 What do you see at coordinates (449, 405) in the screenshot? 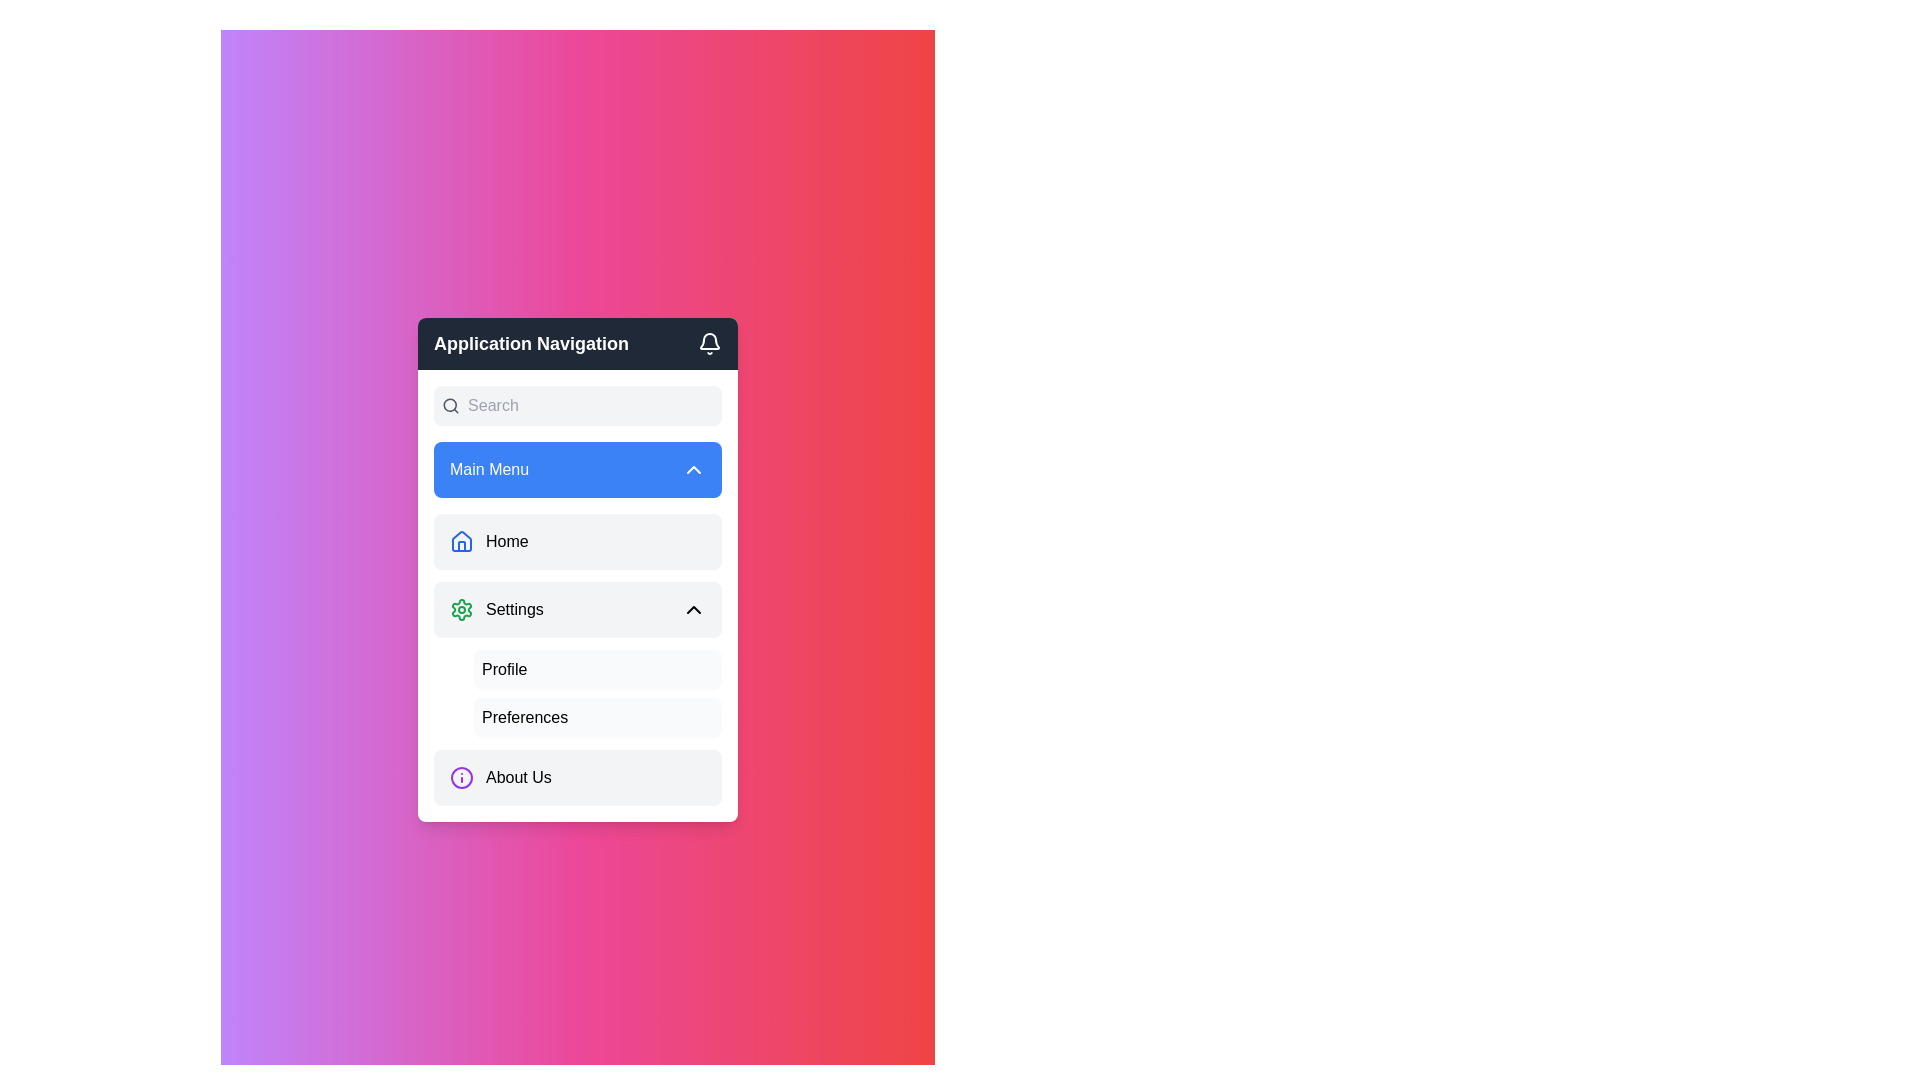
I see `the graphical circle element representing the base of the search icon located in the top-right corner of the navigation panel` at bounding box center [449, 405].